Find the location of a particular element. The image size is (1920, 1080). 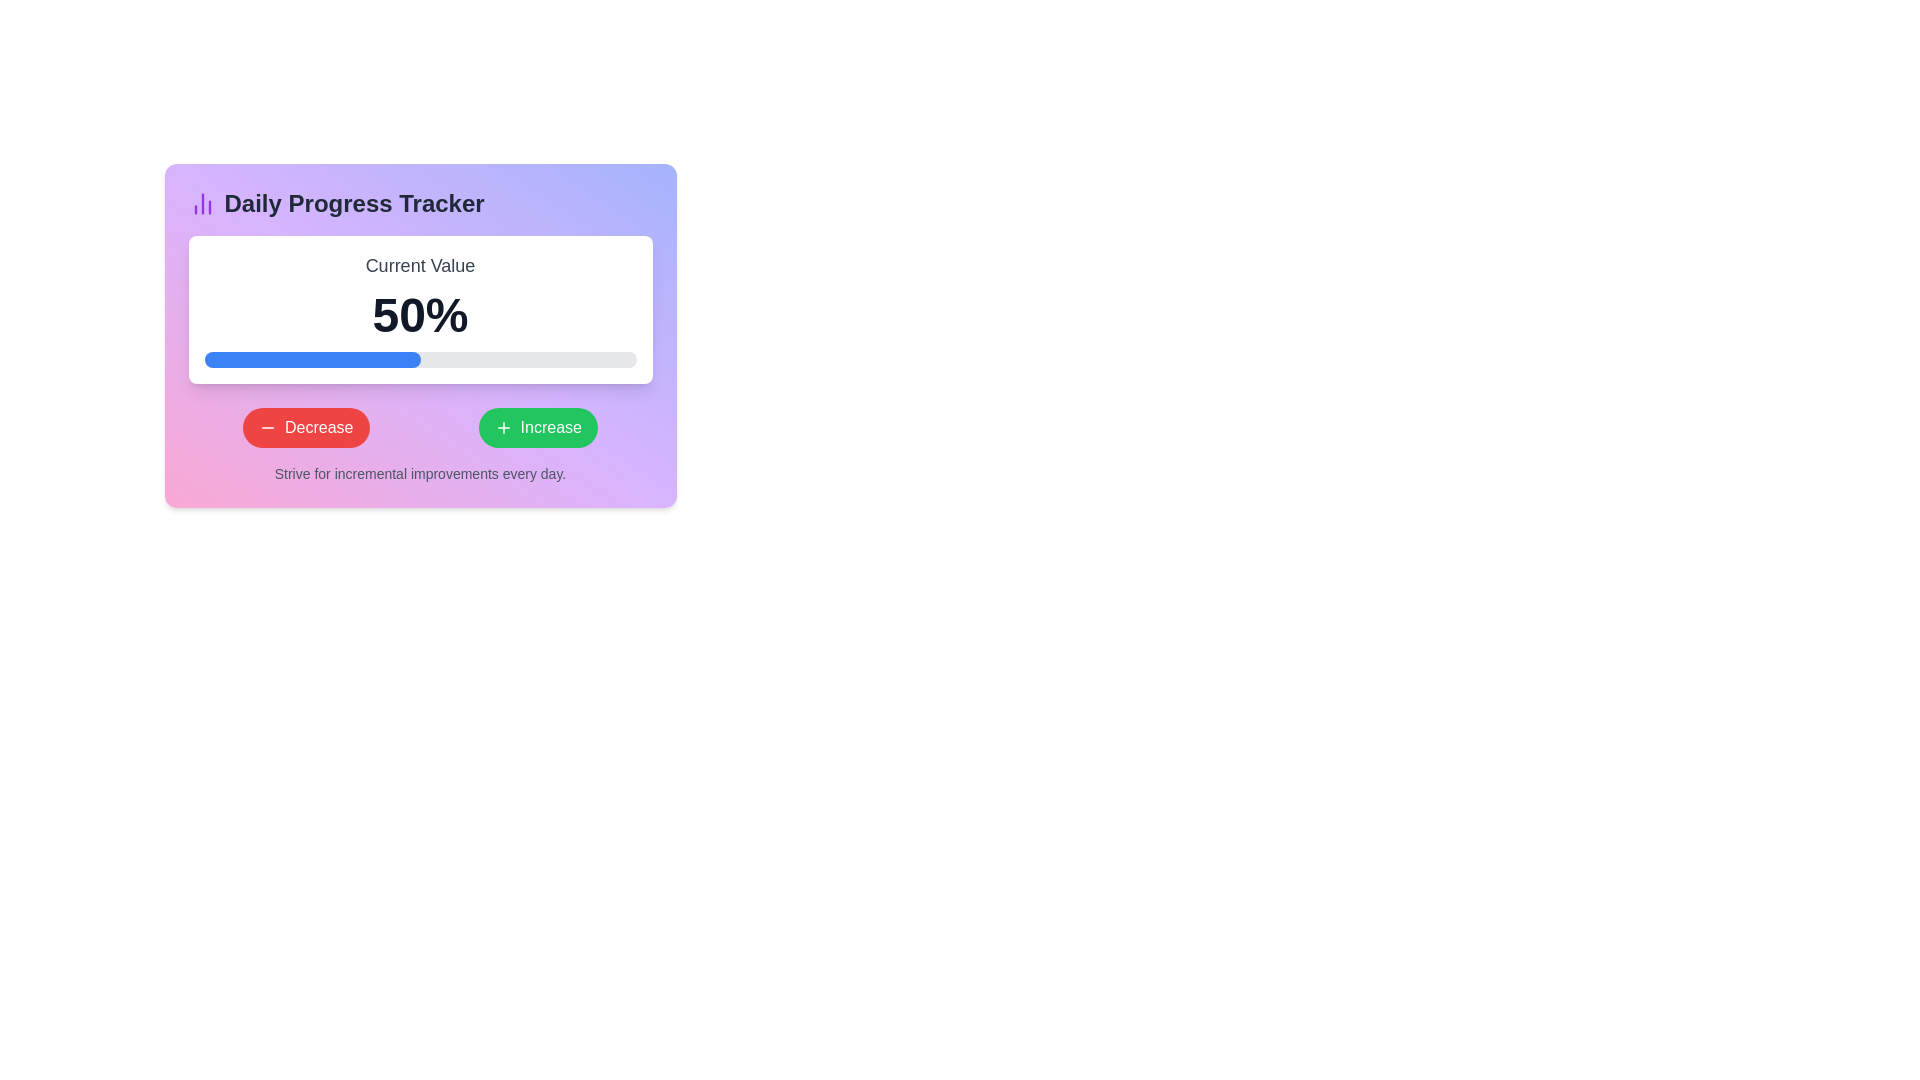

the text label that provides context for the displayed percentage value, which is located above the '50%' text in a white rounded box with shadow effects is located at coordinates (419, 265).